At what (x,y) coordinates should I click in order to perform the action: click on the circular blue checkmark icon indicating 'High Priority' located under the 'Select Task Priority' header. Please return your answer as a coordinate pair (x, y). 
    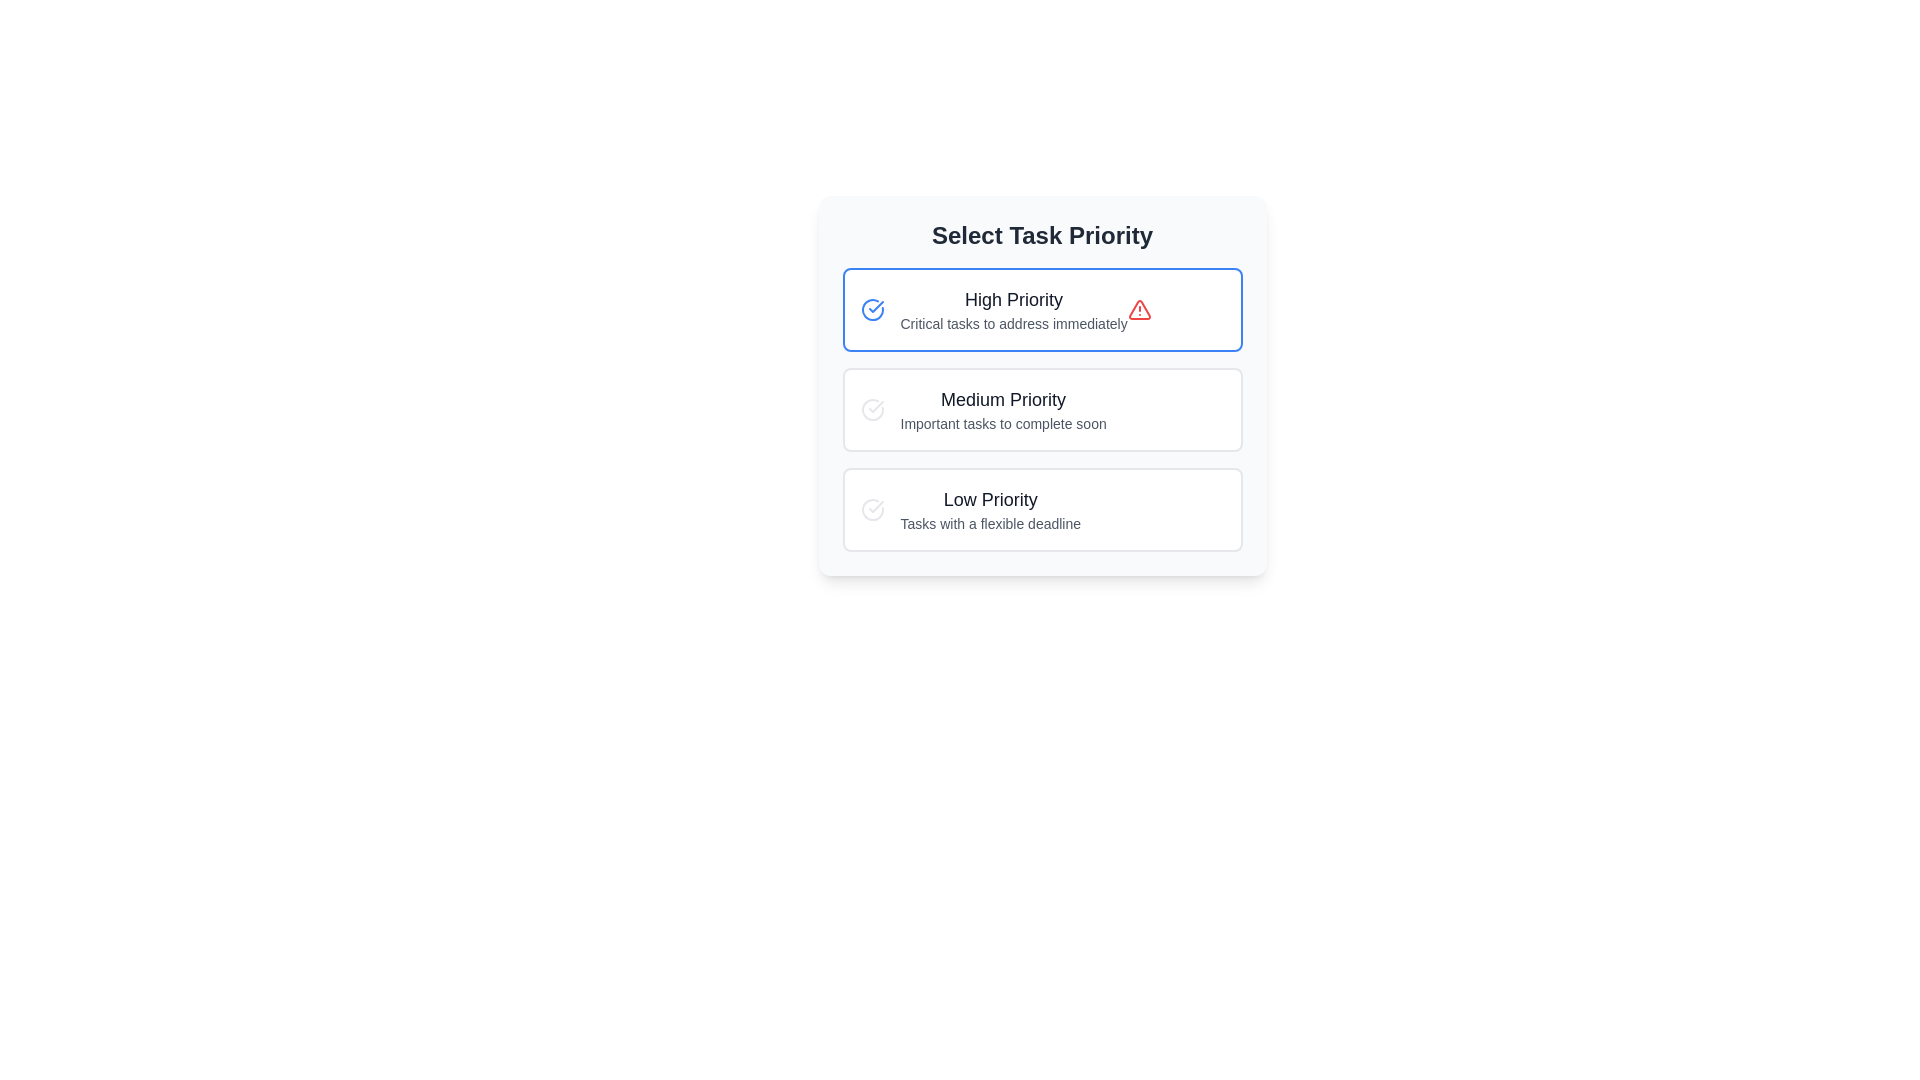
    Looking at the image, I should click on (872, 309).